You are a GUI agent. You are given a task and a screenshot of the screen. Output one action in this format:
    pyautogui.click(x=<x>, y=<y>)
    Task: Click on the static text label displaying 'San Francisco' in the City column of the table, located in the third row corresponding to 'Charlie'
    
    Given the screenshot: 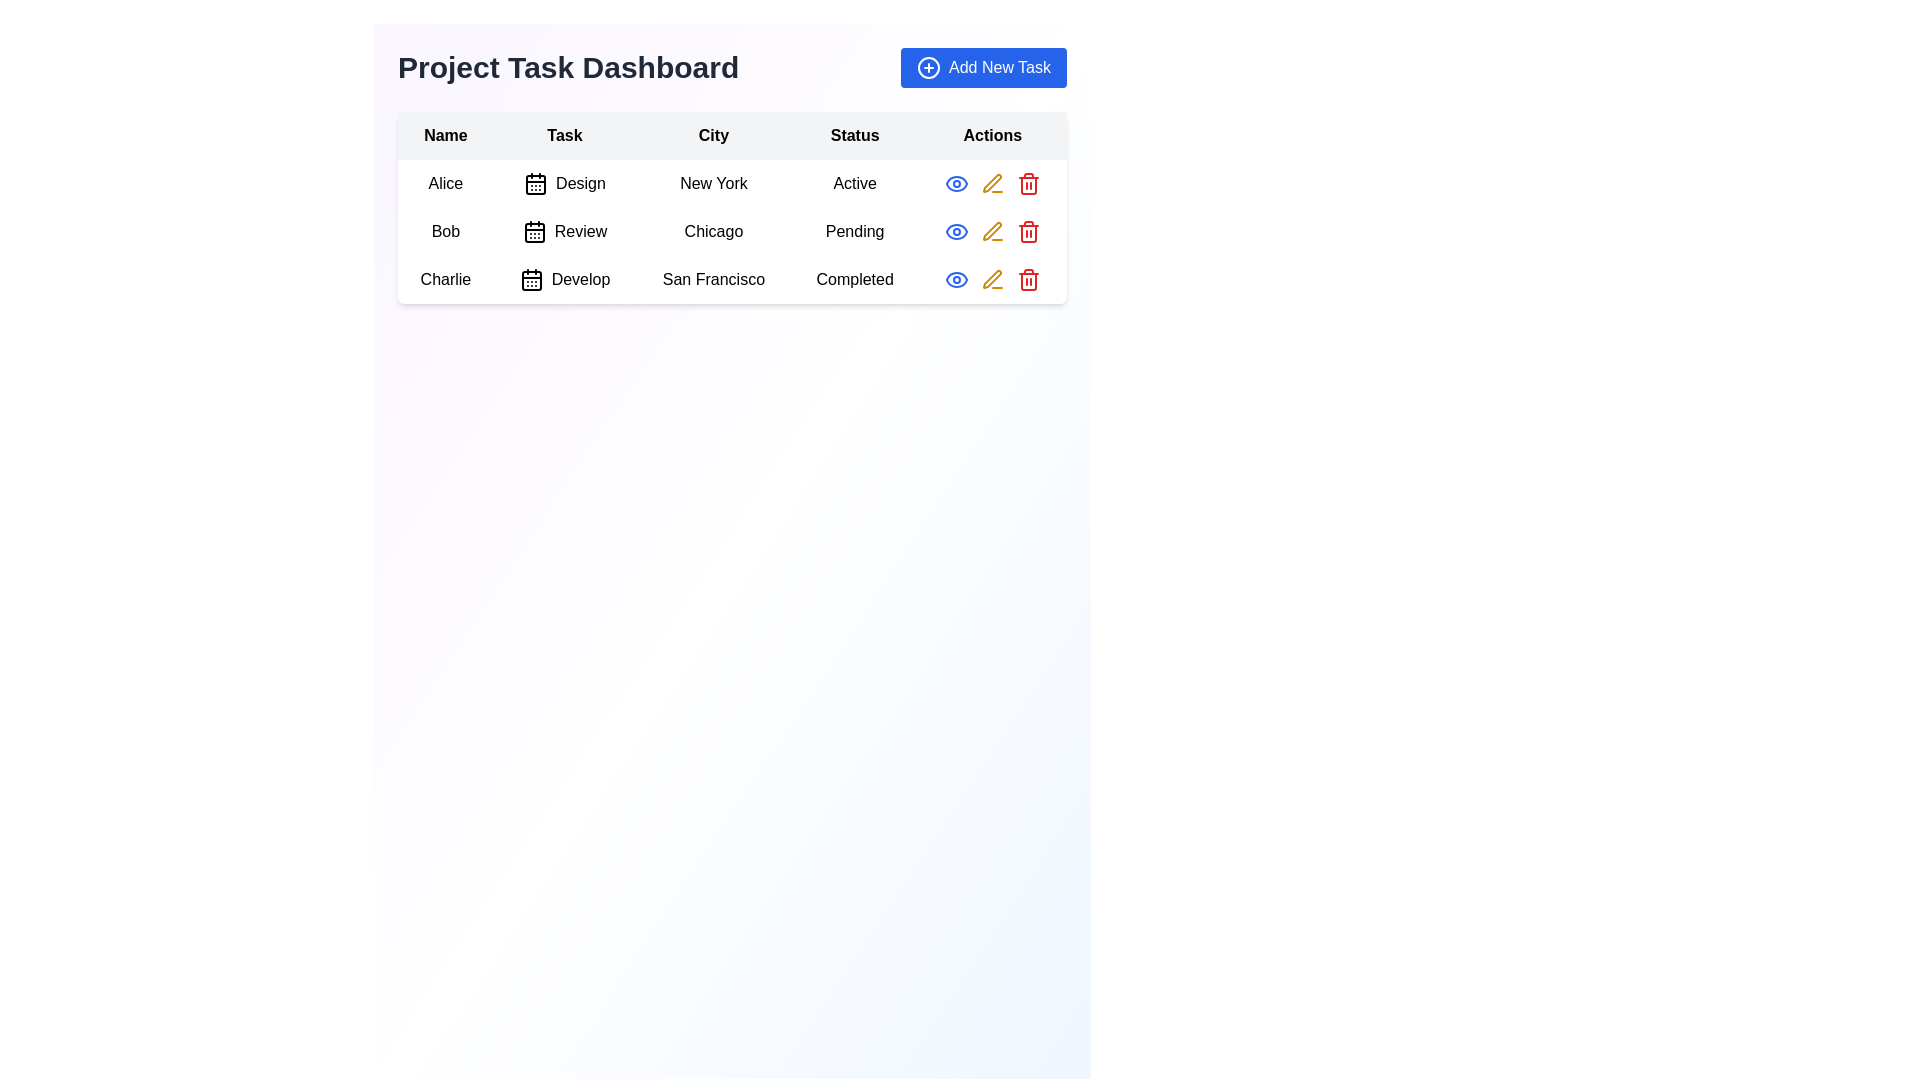 What is the action you would take?
    pyautogui.click(x=713, y=280)
    